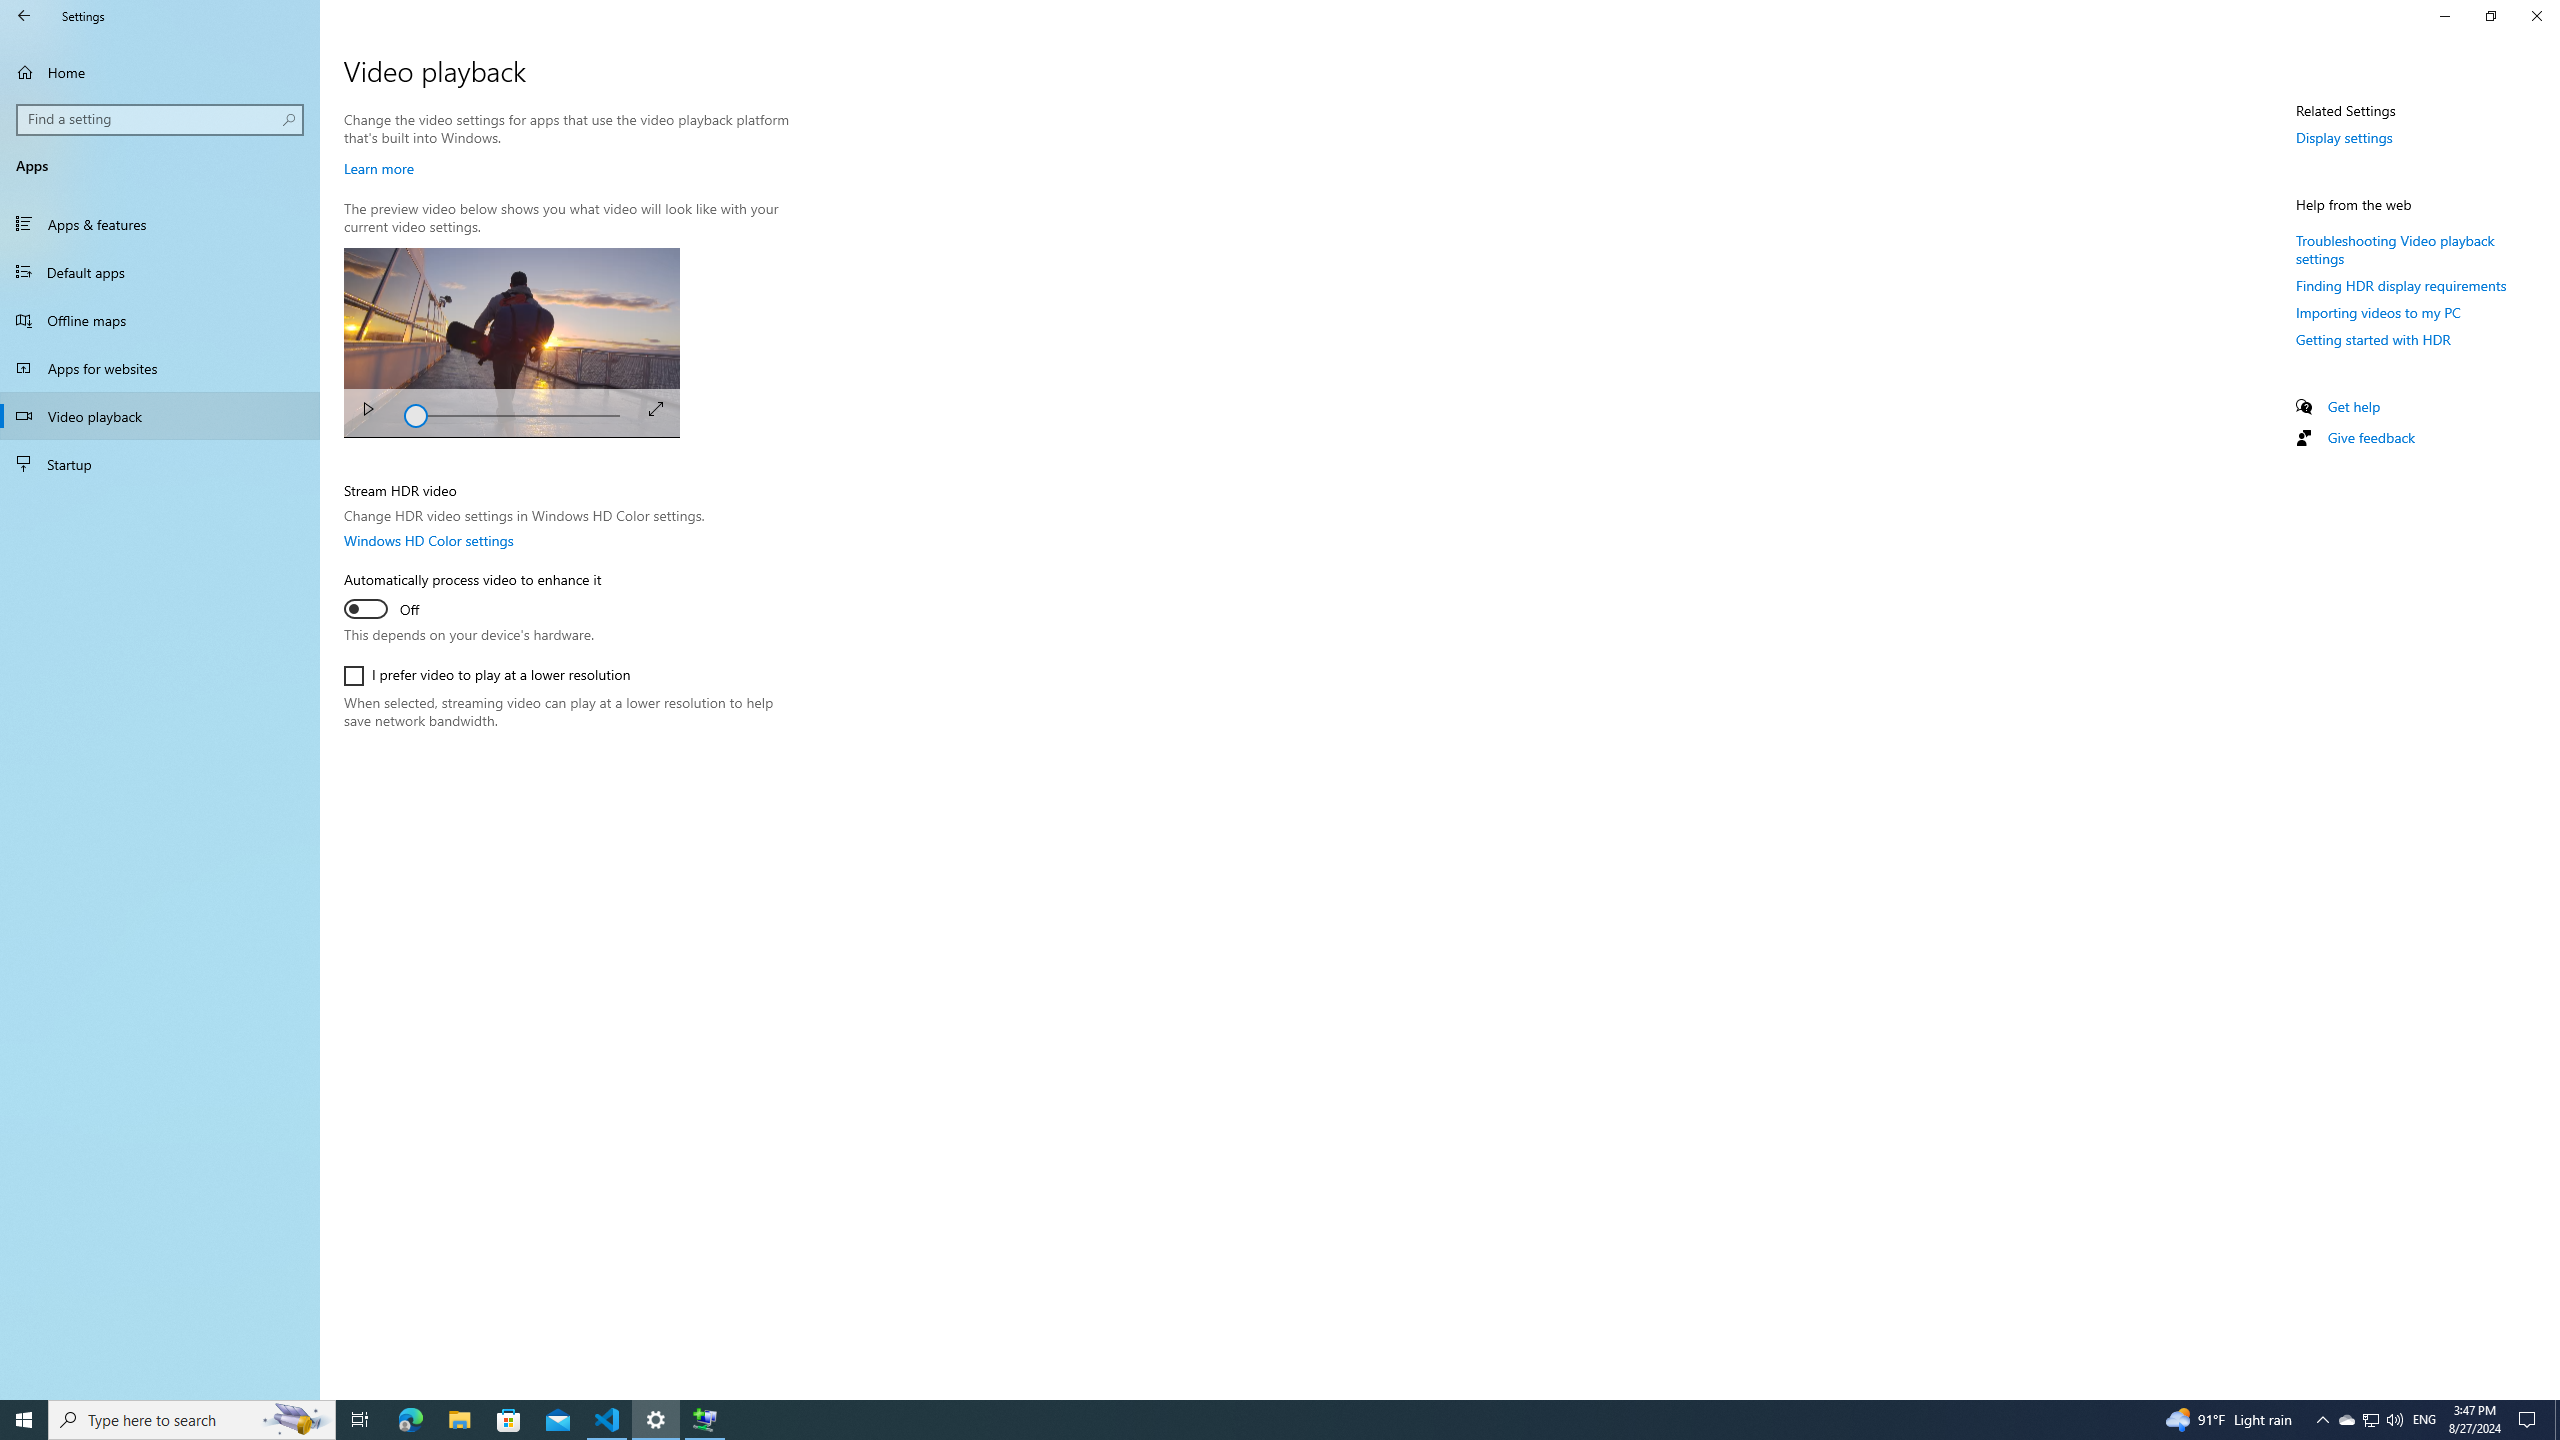 The image size is (2560, 1440). Describe the element at coordinates (2372, 338) in the screenshot. I see `'Getting started with HDR'` at that location.